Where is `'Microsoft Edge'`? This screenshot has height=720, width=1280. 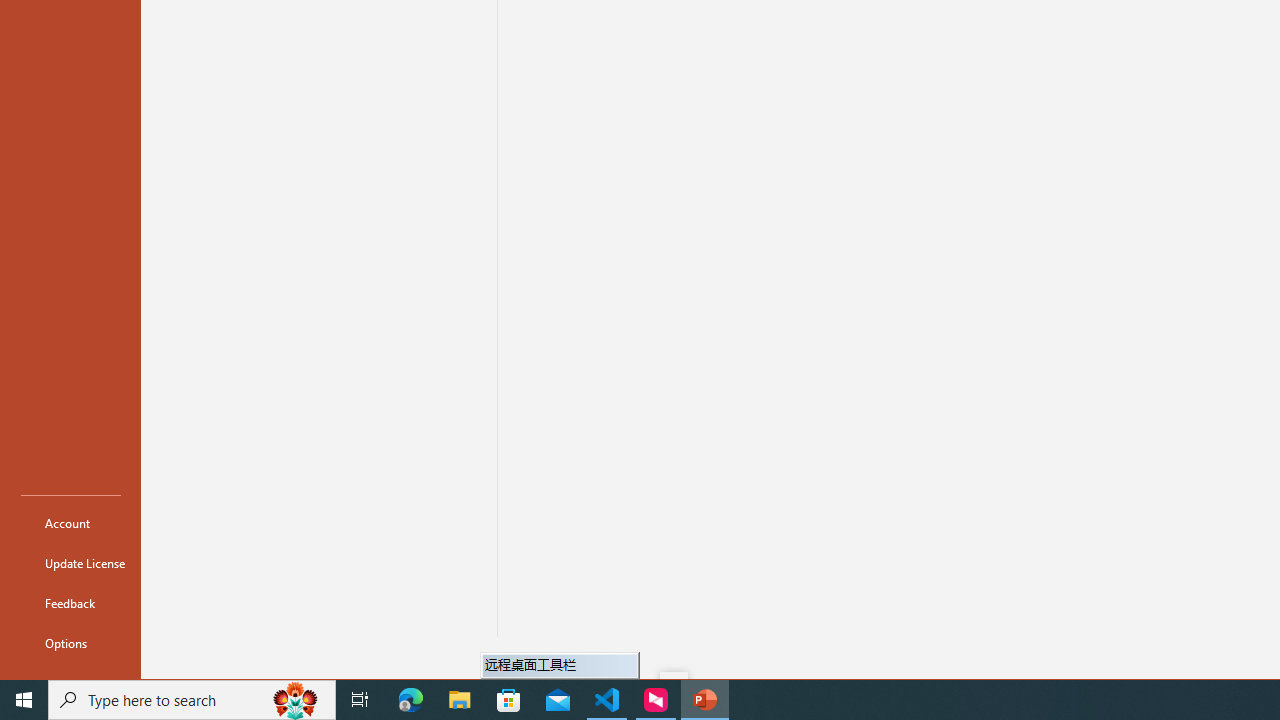 'Microsoft Edge' is located at coordinates (410, 698).